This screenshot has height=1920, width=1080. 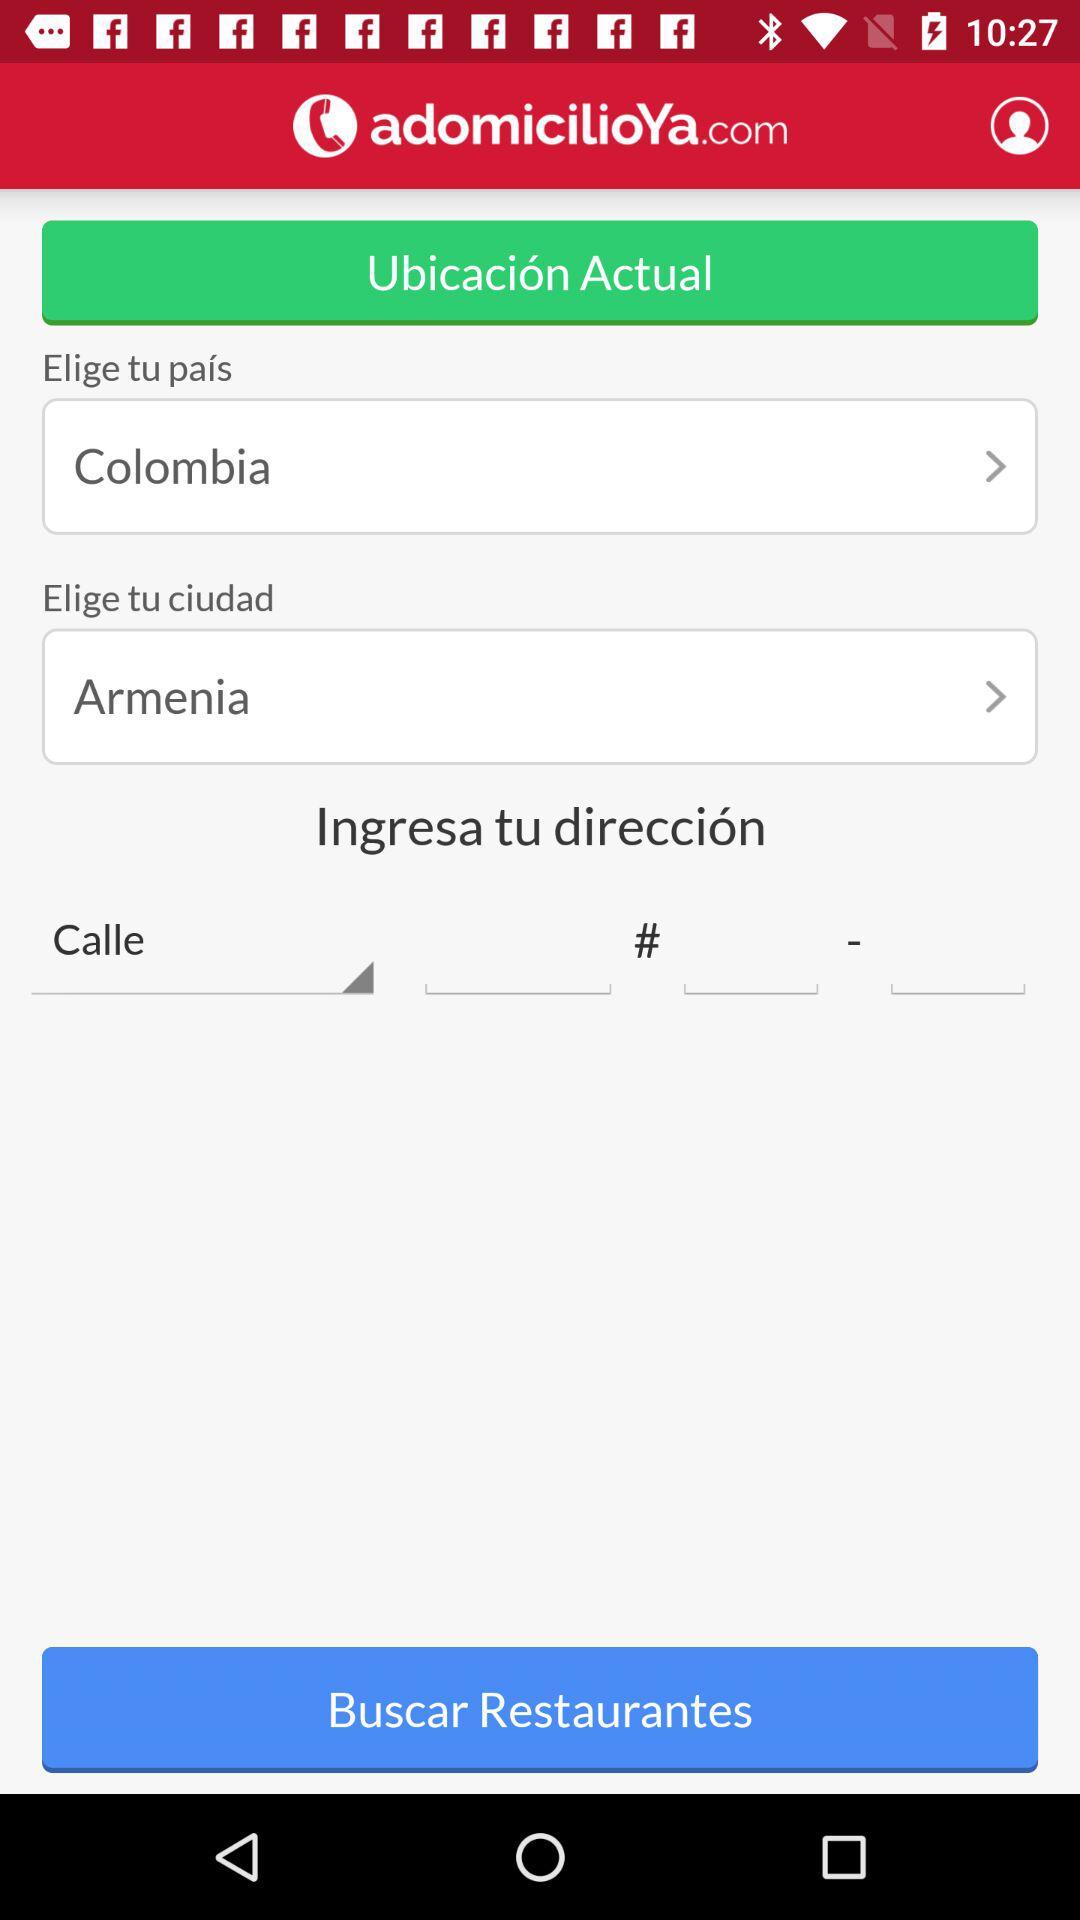 What do you see at coordinates (1019, 124) in the screenshot?
I see `profile create` at bounding box center [1019, 124].